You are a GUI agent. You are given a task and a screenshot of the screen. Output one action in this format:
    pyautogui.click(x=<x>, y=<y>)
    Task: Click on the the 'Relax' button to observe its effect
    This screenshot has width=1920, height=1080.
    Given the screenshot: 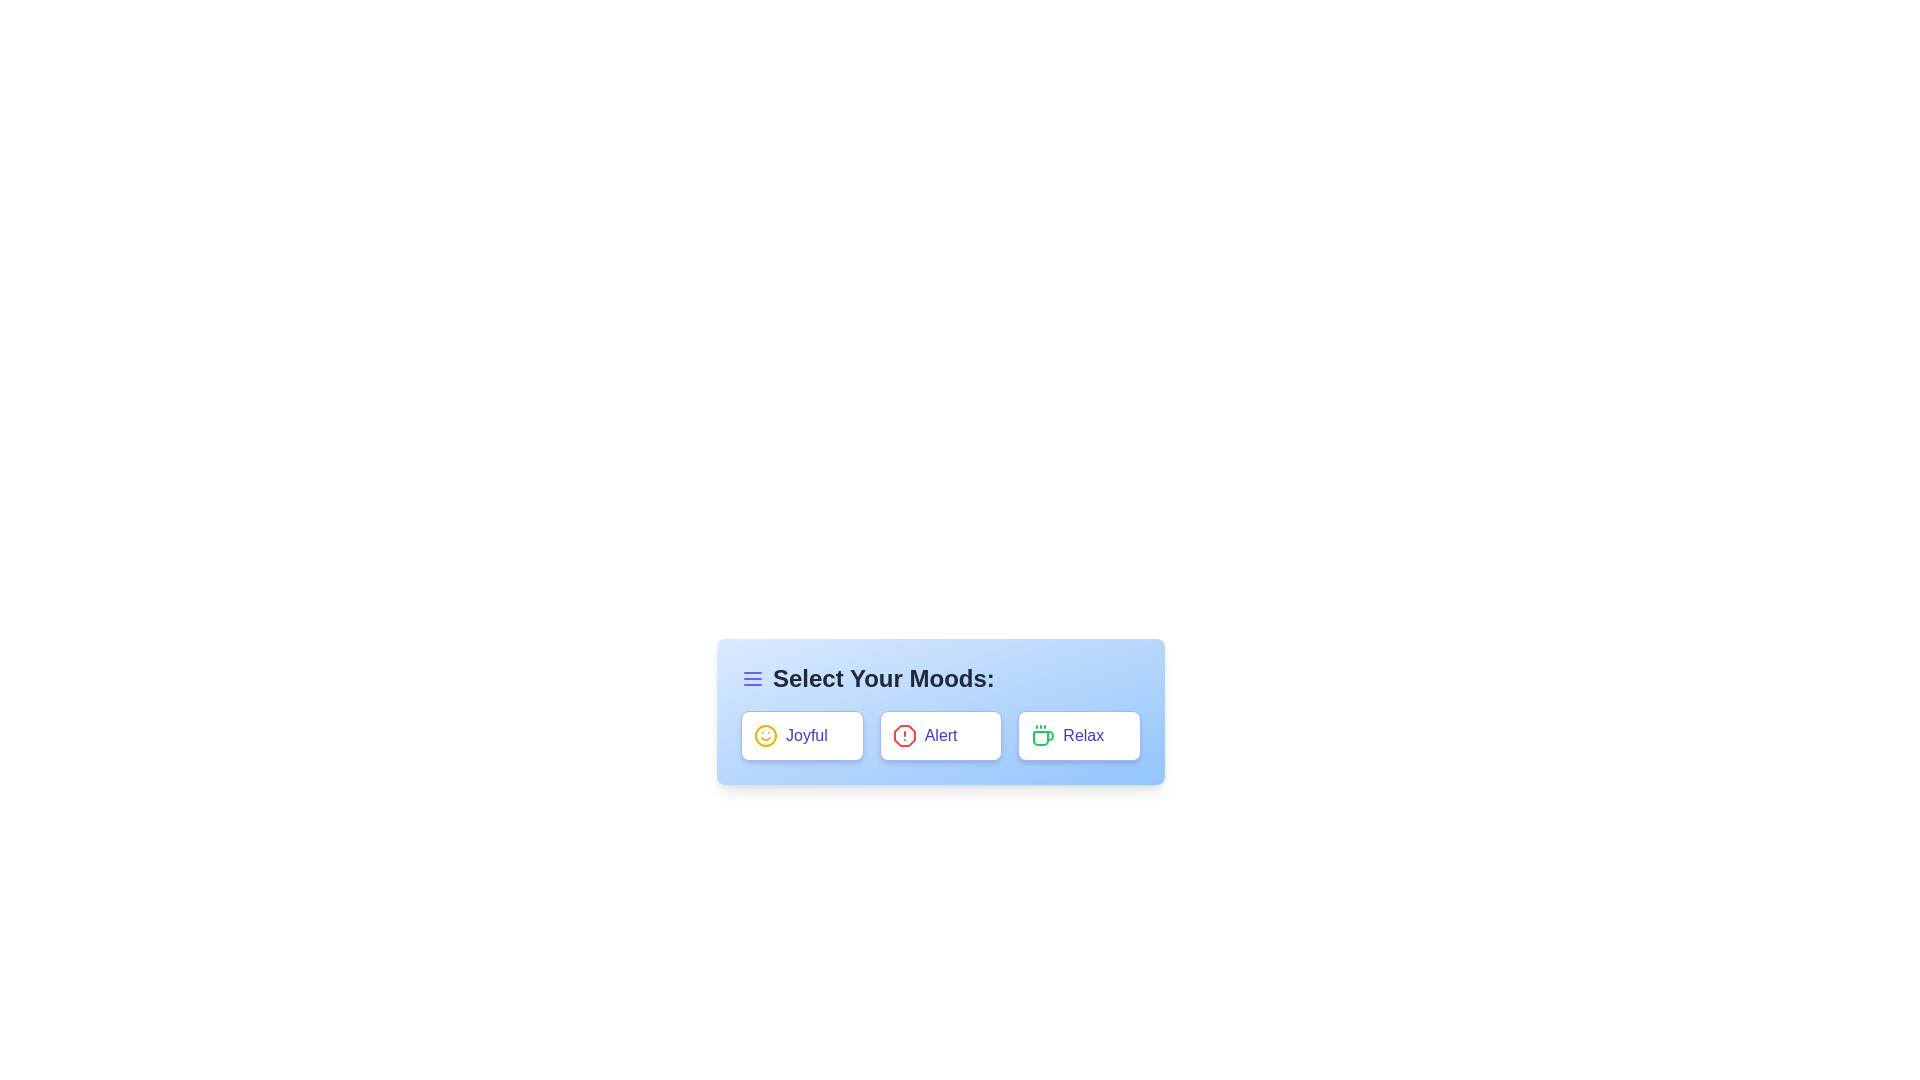 What is the action you would take?
    pyautogui.click(x=1079, y=736)
    